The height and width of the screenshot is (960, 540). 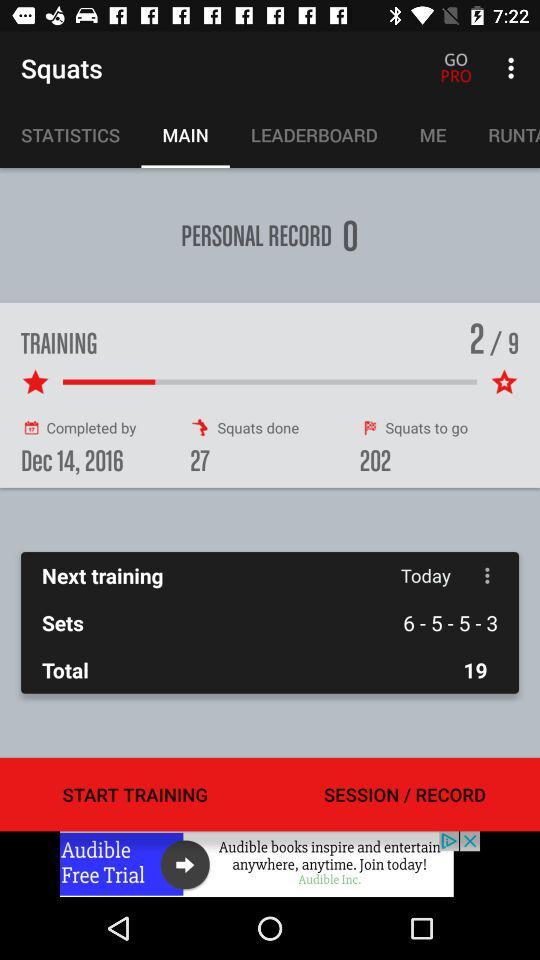 What do you see at coordinates (270, 863) in the screenshot?
I see `advertisement` at bounding box center [270, 863].